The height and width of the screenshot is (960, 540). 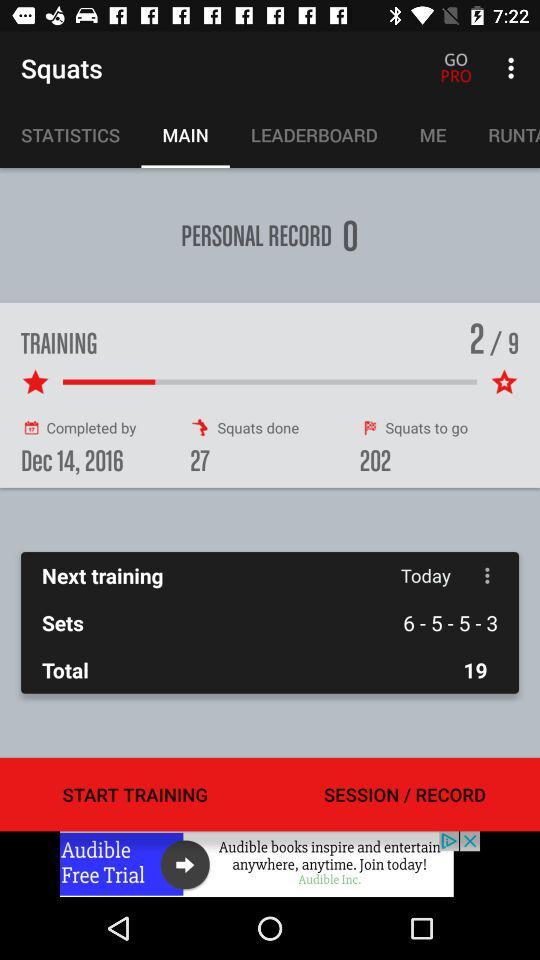 What do you see at coordinates (270, 863) in the screenshot?
I see `advertisement` at bounding box center [270, 863].